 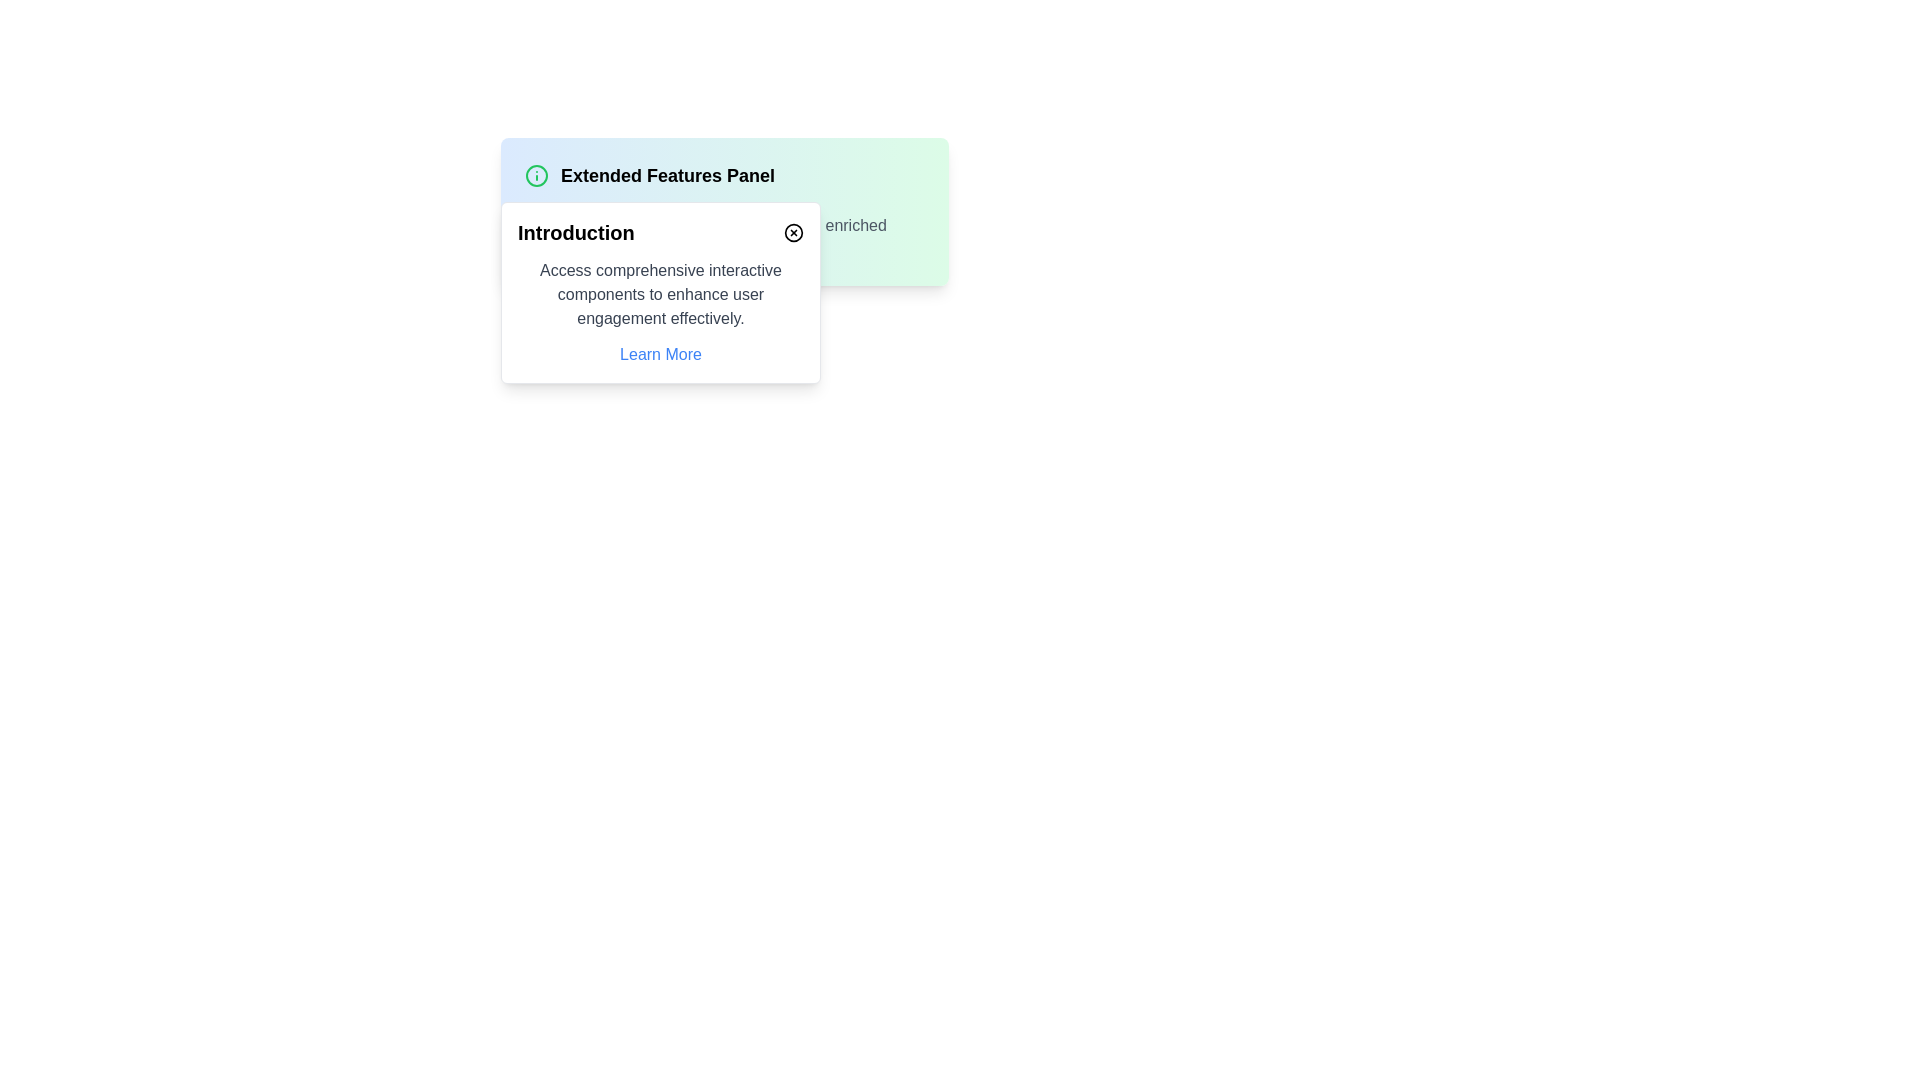 I want to click on the close button located at the right-upper corner of the 'Introduction' dialog box, so click(x=792, y=231).